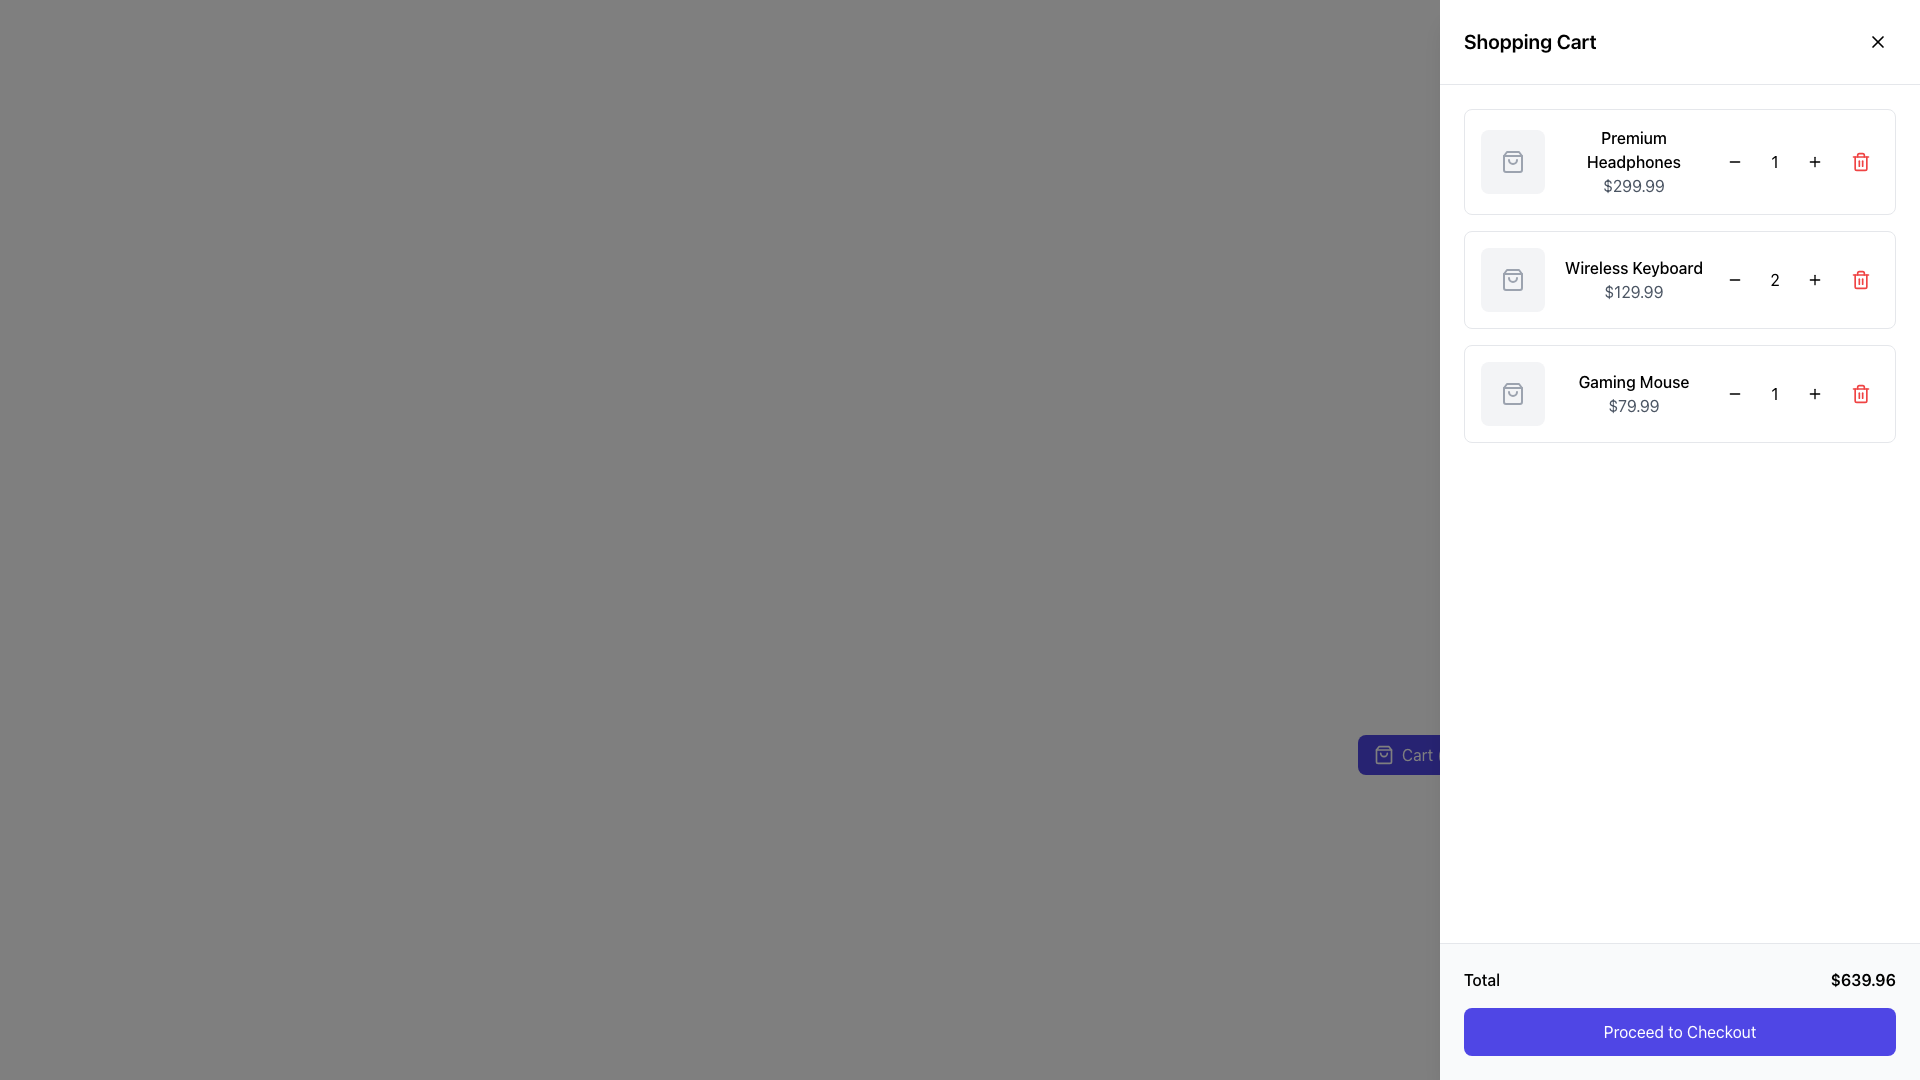 The image size is (1920, 1080). I want to click on the button that decreases the quantity of the 'Gaming Mouse' item in the cart, located in the third row before the displayed quantity '1', so click(1733, 393).